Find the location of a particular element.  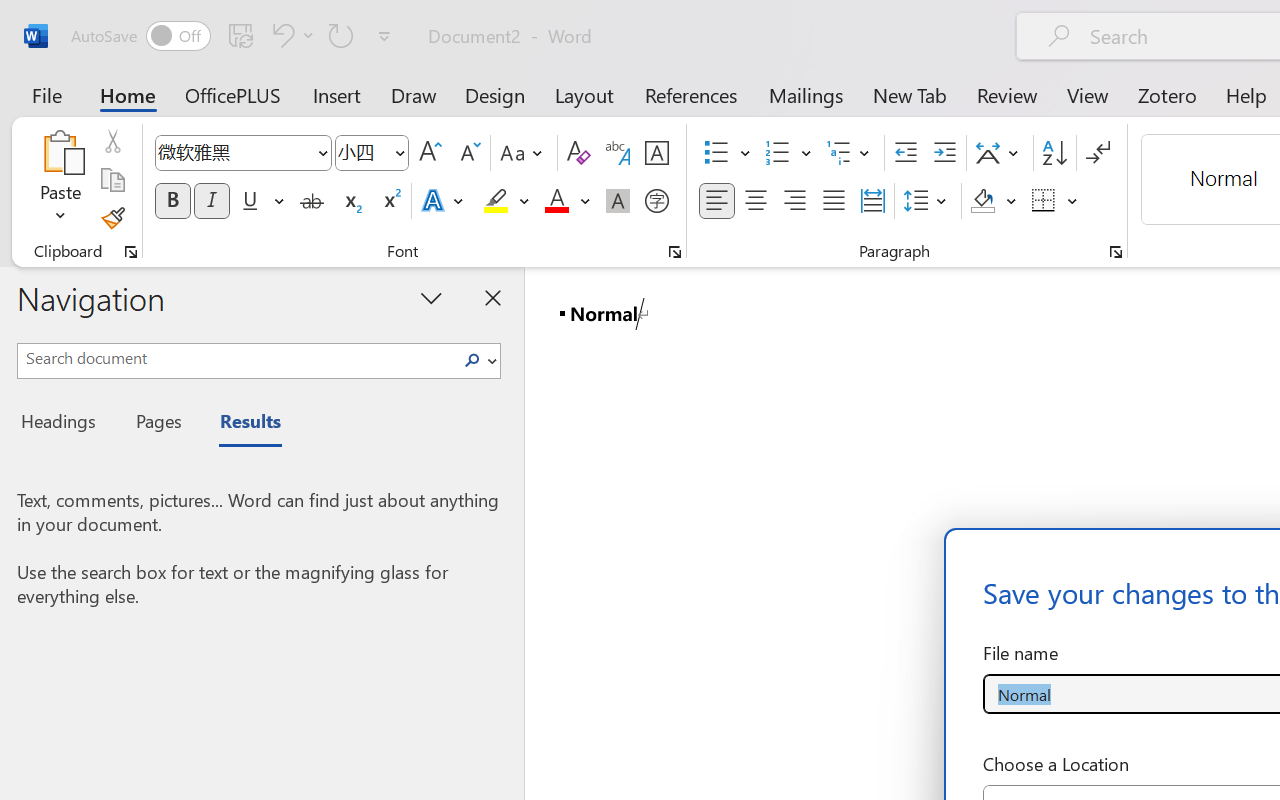

'Font Color' is located at coordinates (566, 201).